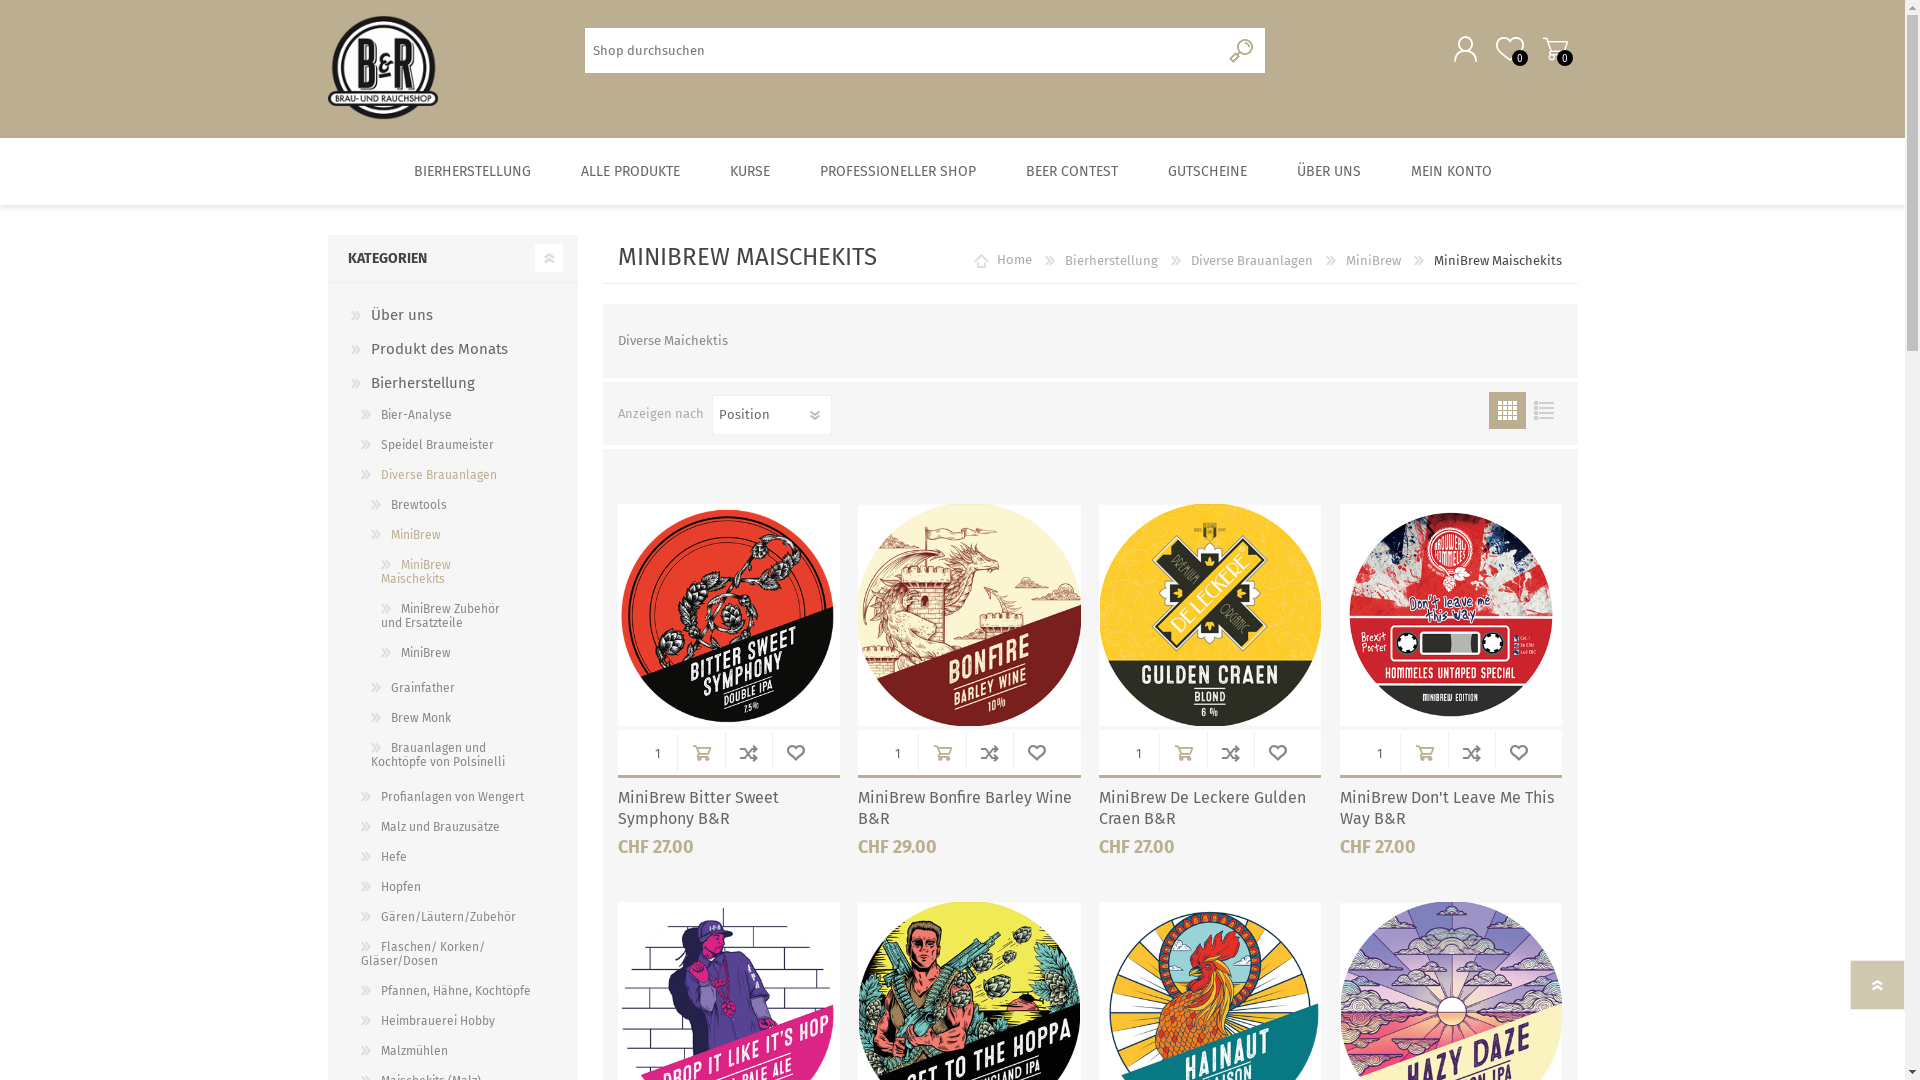  I want to click on 'Bierherstellung', so click(1064, 259).